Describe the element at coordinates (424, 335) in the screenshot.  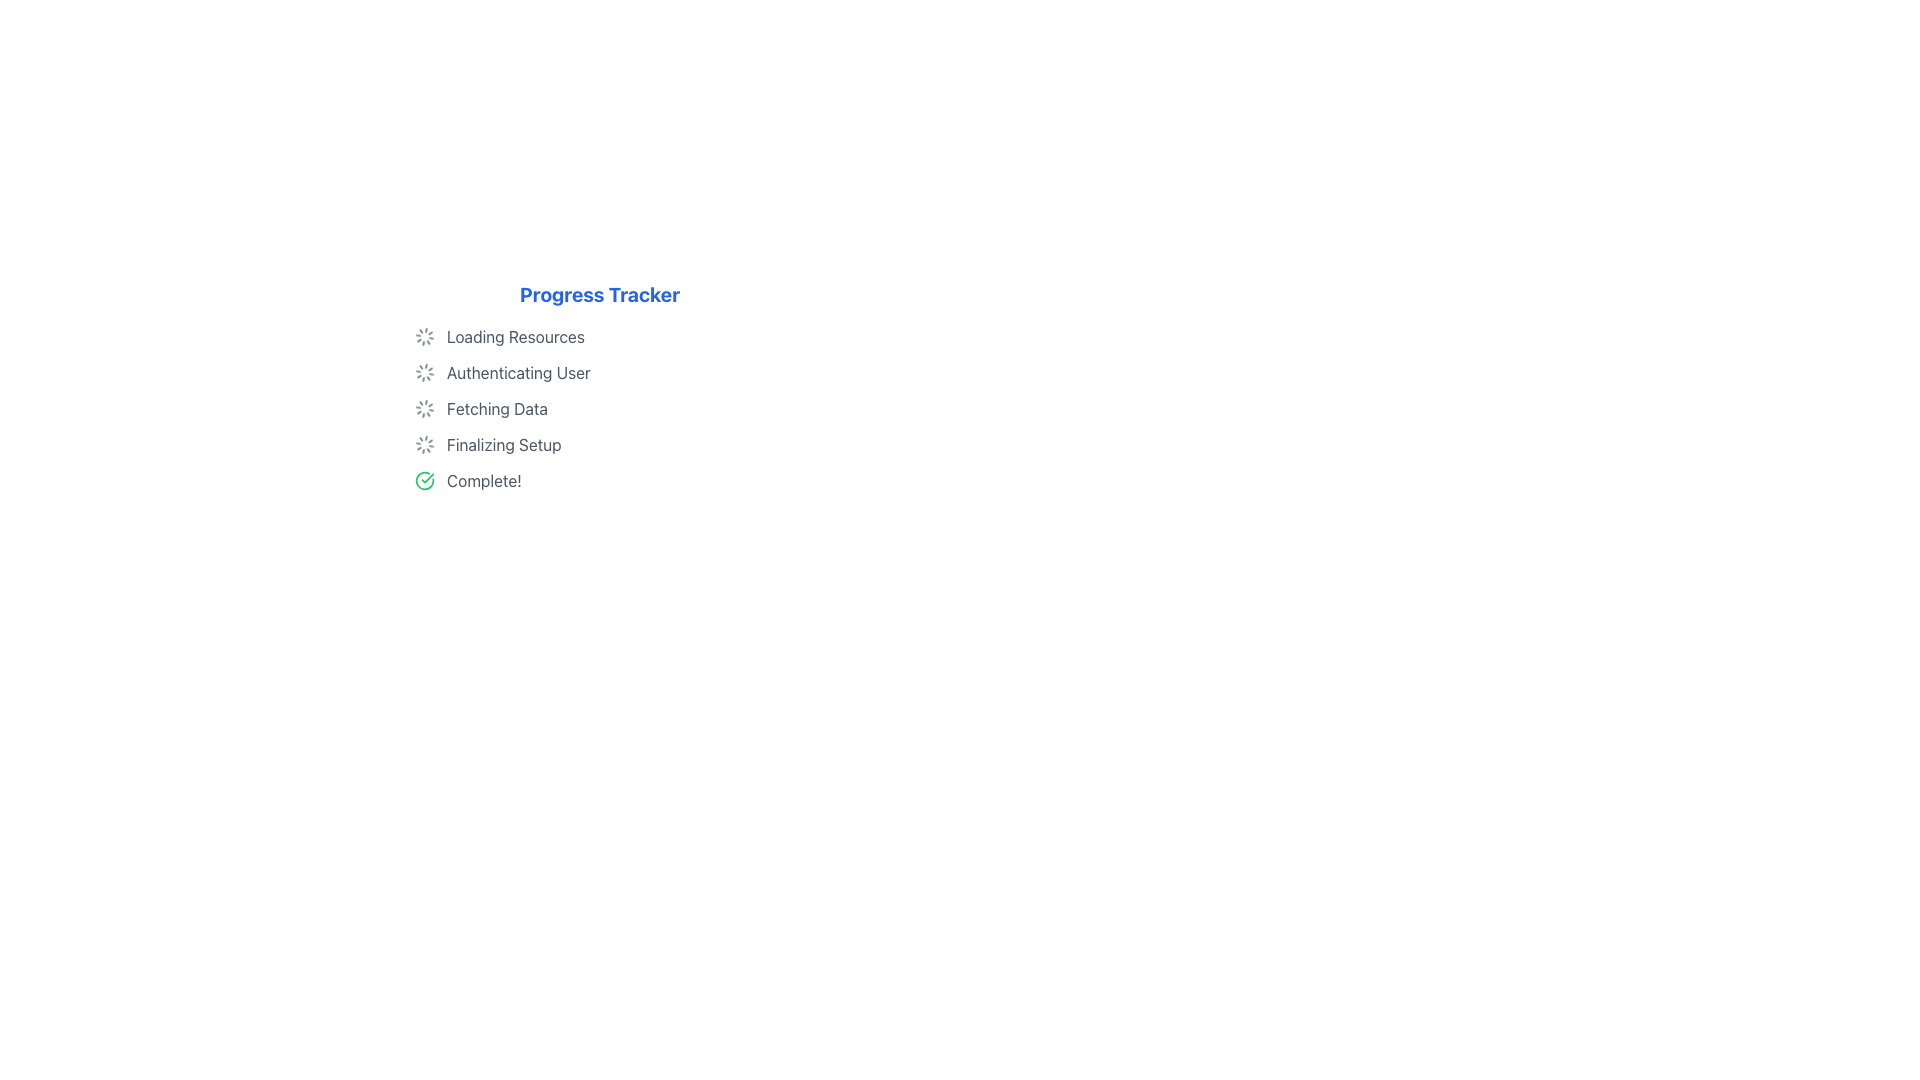
I see `the small circular gray spinner icon located to the left of the 'Loading Resources' label in the progress tracker section` at that location.